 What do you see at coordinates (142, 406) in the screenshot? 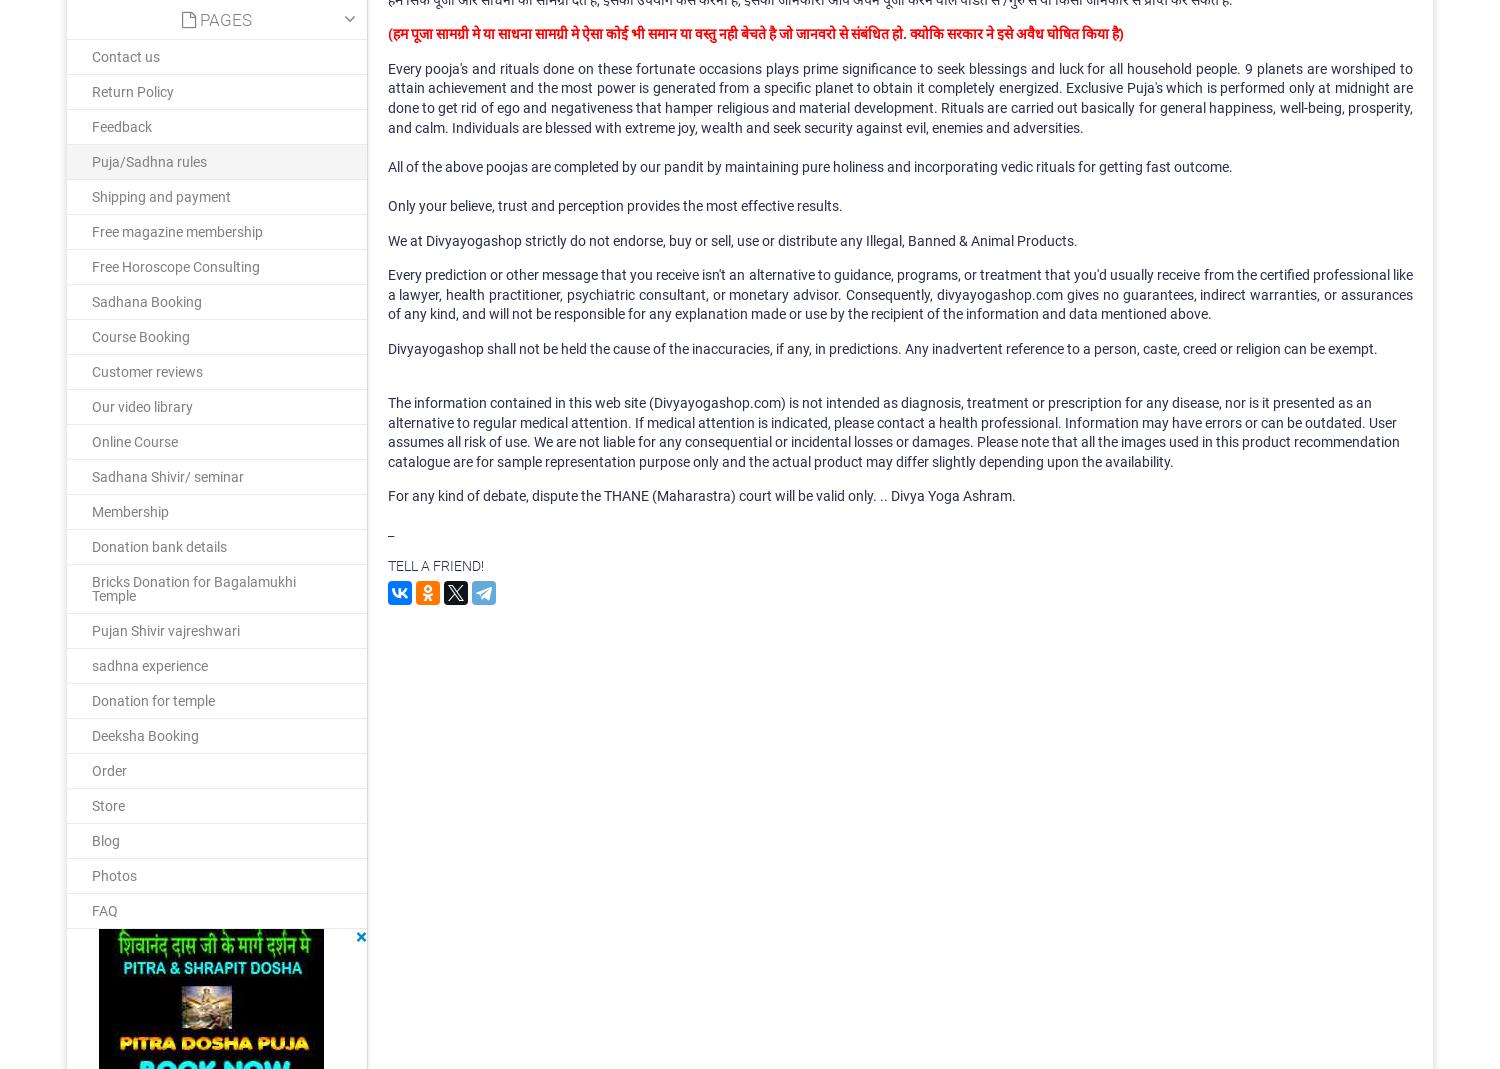
I see `'Our video library'` at bounding box center [142, 406].